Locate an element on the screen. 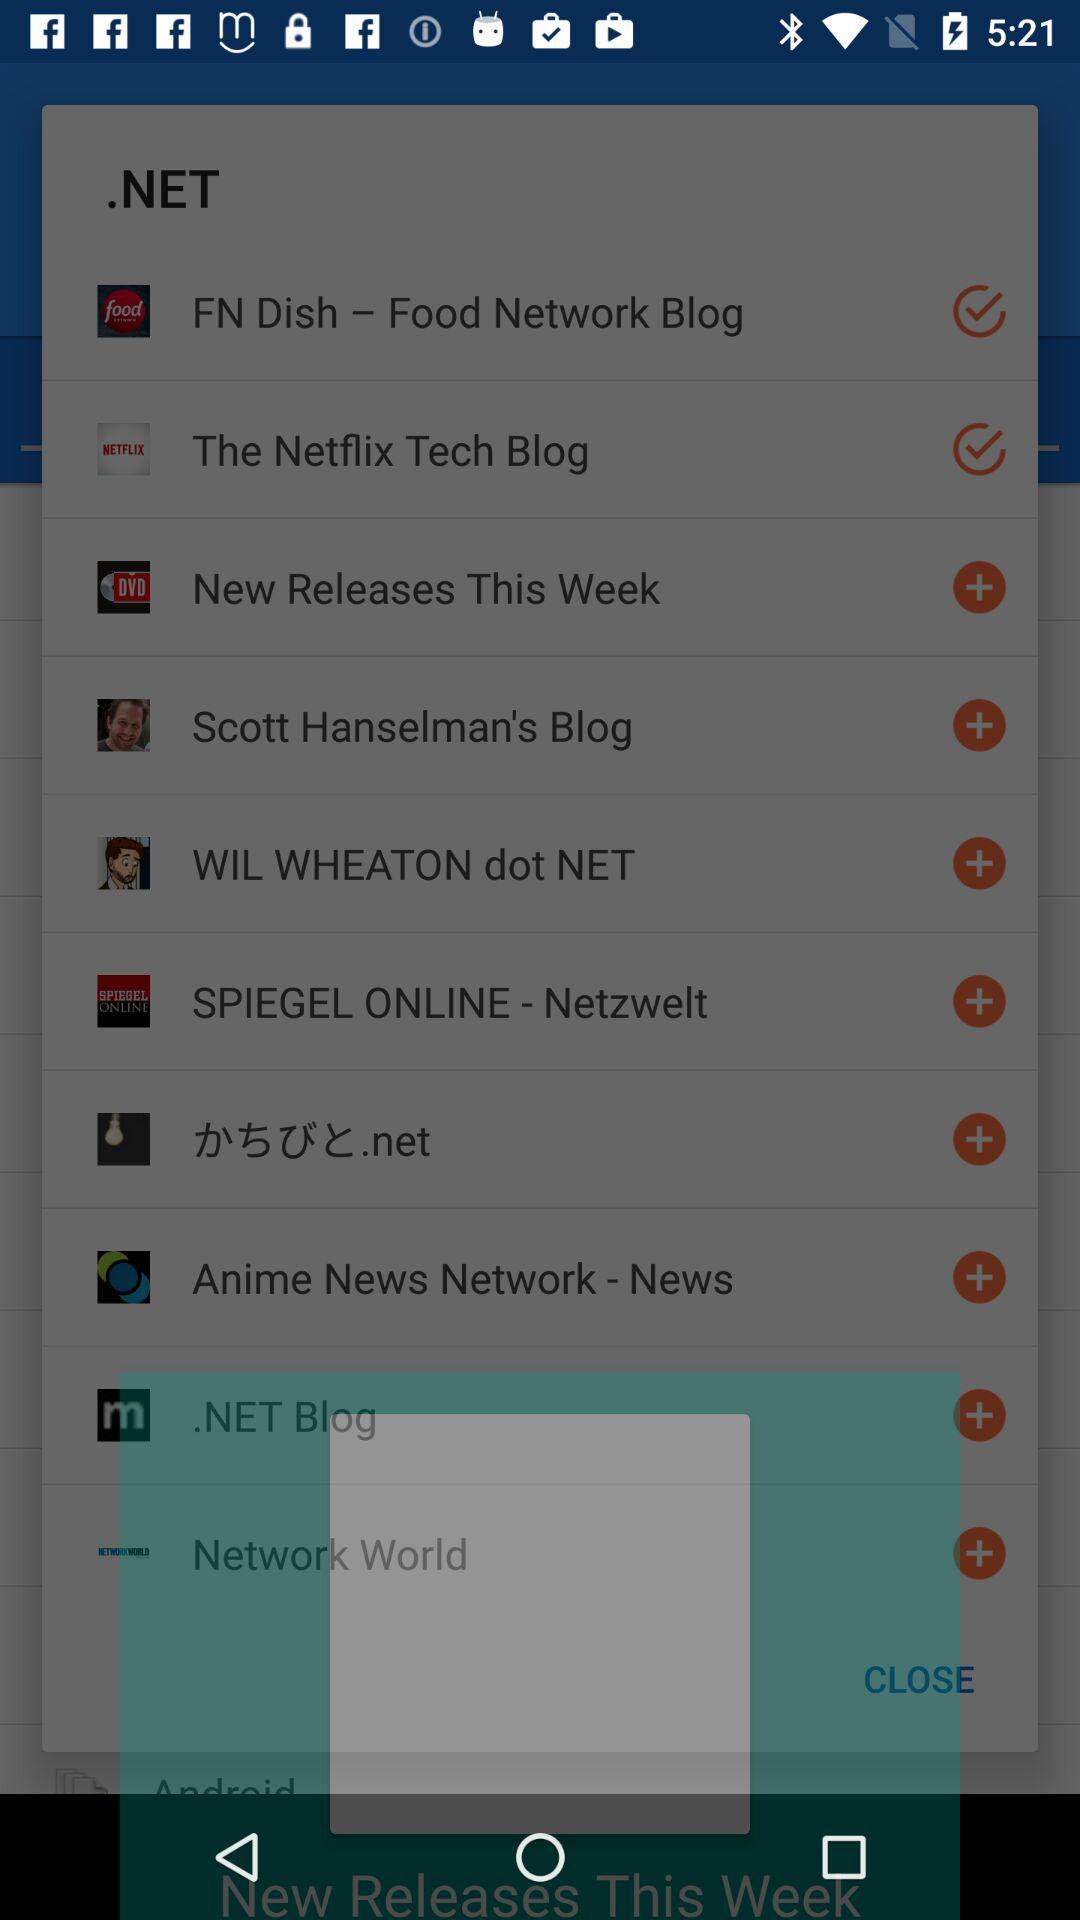 This screenshot has width=1080, height=1920. item above scott hanselman s icon is located at coordinates (563, 586).